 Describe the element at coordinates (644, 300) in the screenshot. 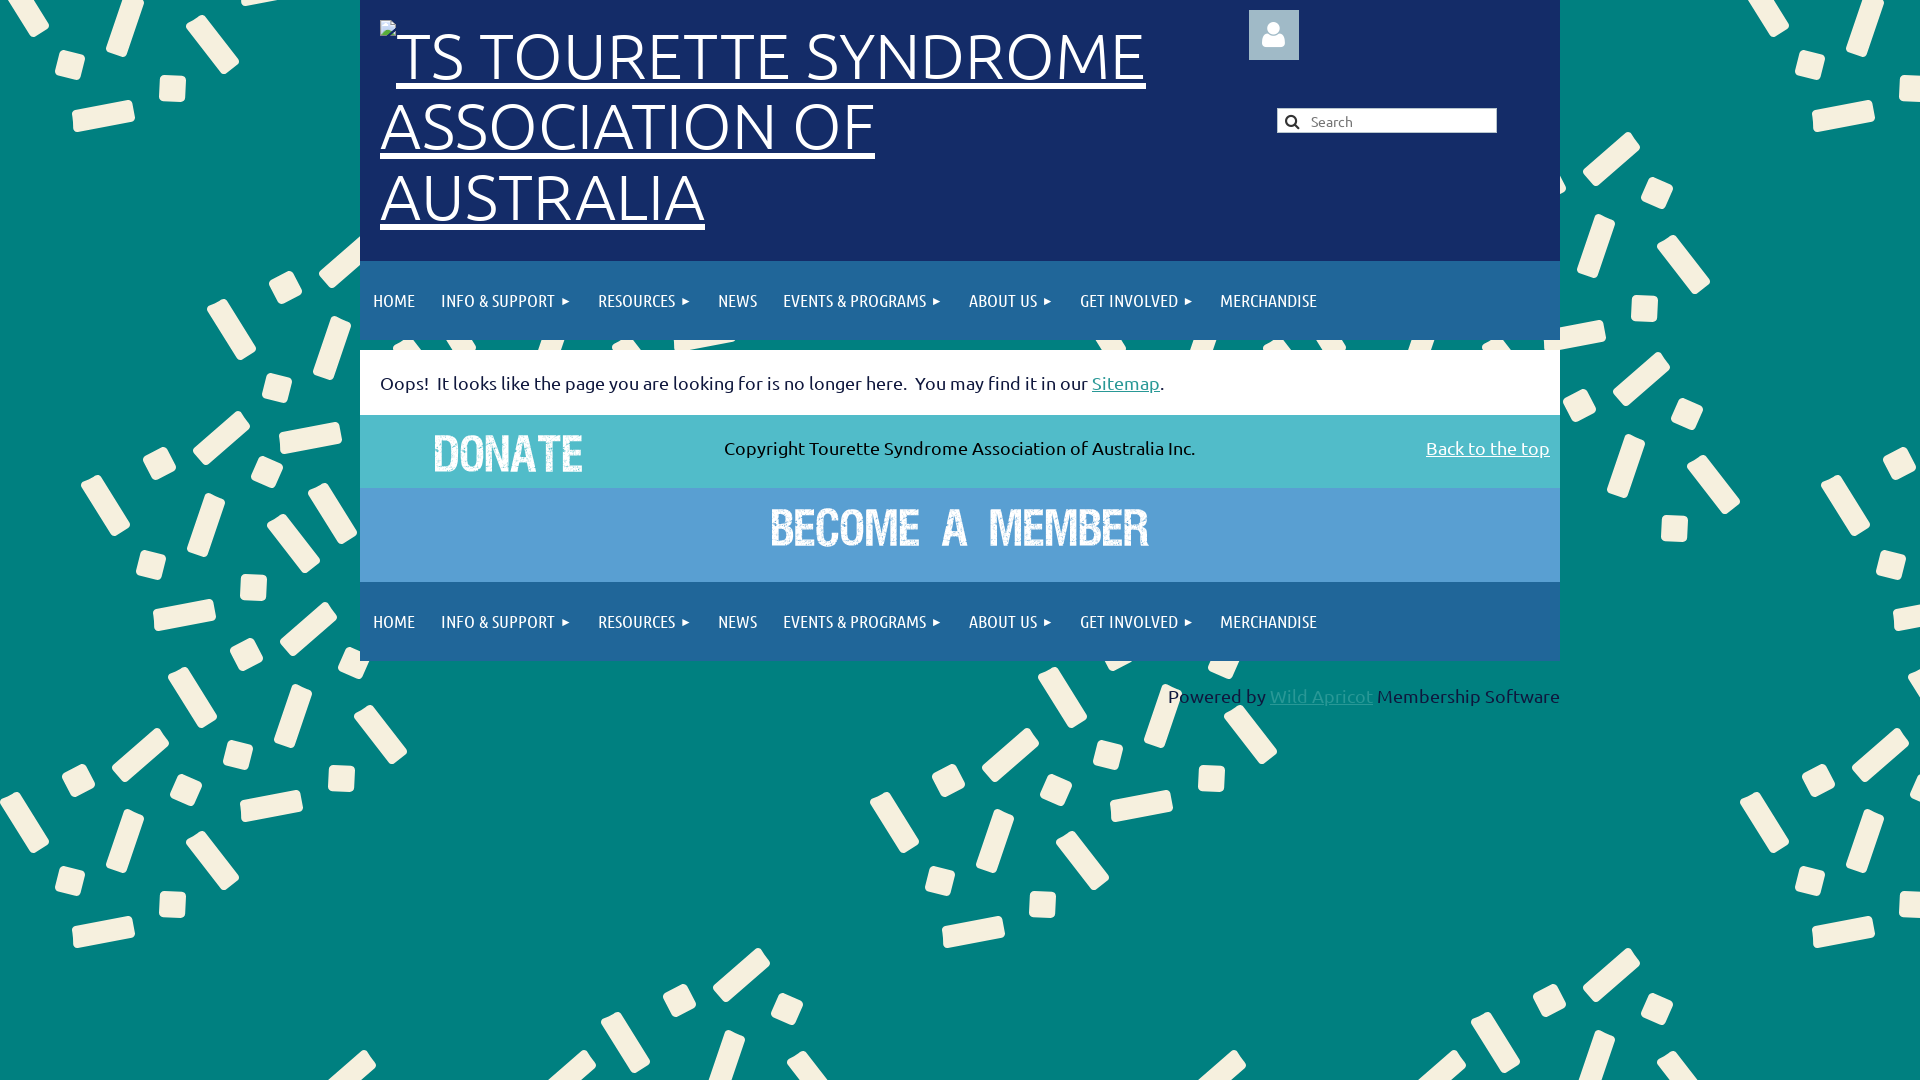

I see `'RESOURCES'` at that location.